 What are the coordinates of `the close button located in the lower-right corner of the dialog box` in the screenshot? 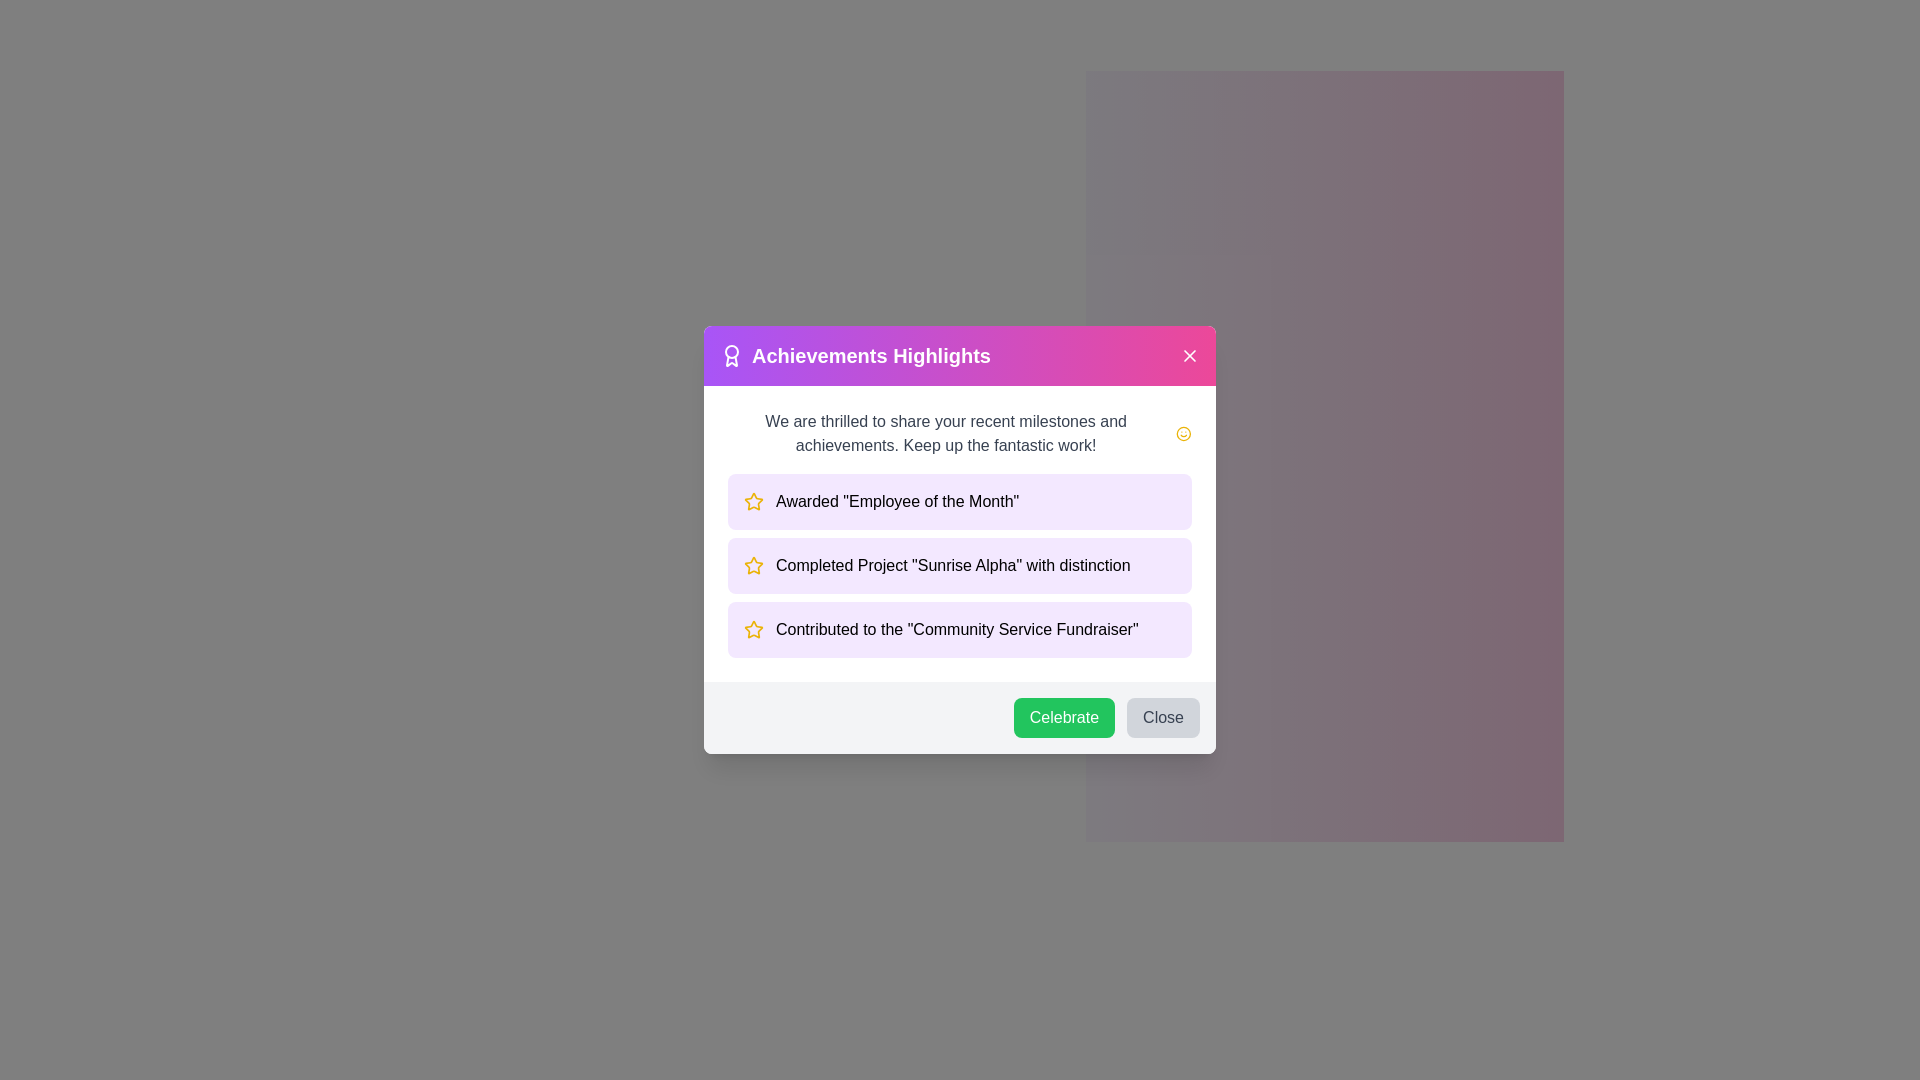 It's located at (1163, 716).